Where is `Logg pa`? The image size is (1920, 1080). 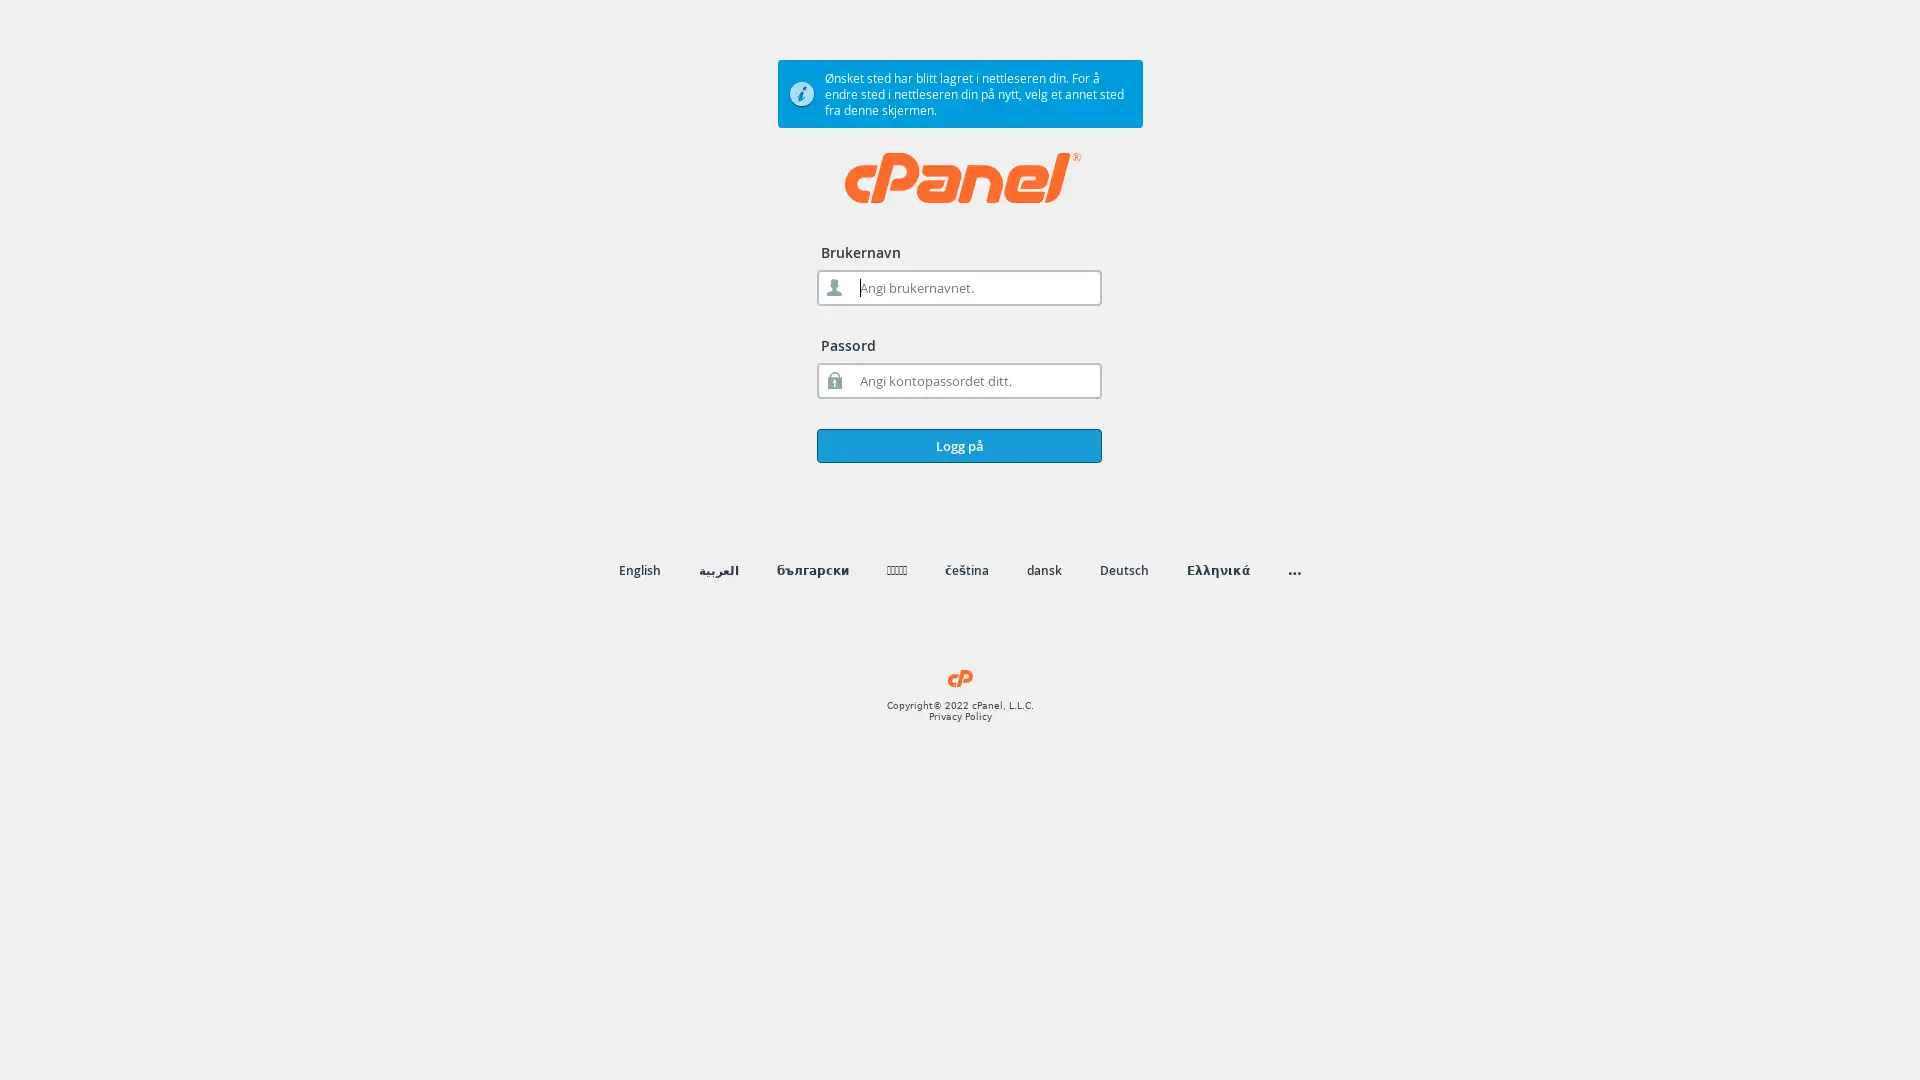
Logg pa is located at coordinates (958, 445).